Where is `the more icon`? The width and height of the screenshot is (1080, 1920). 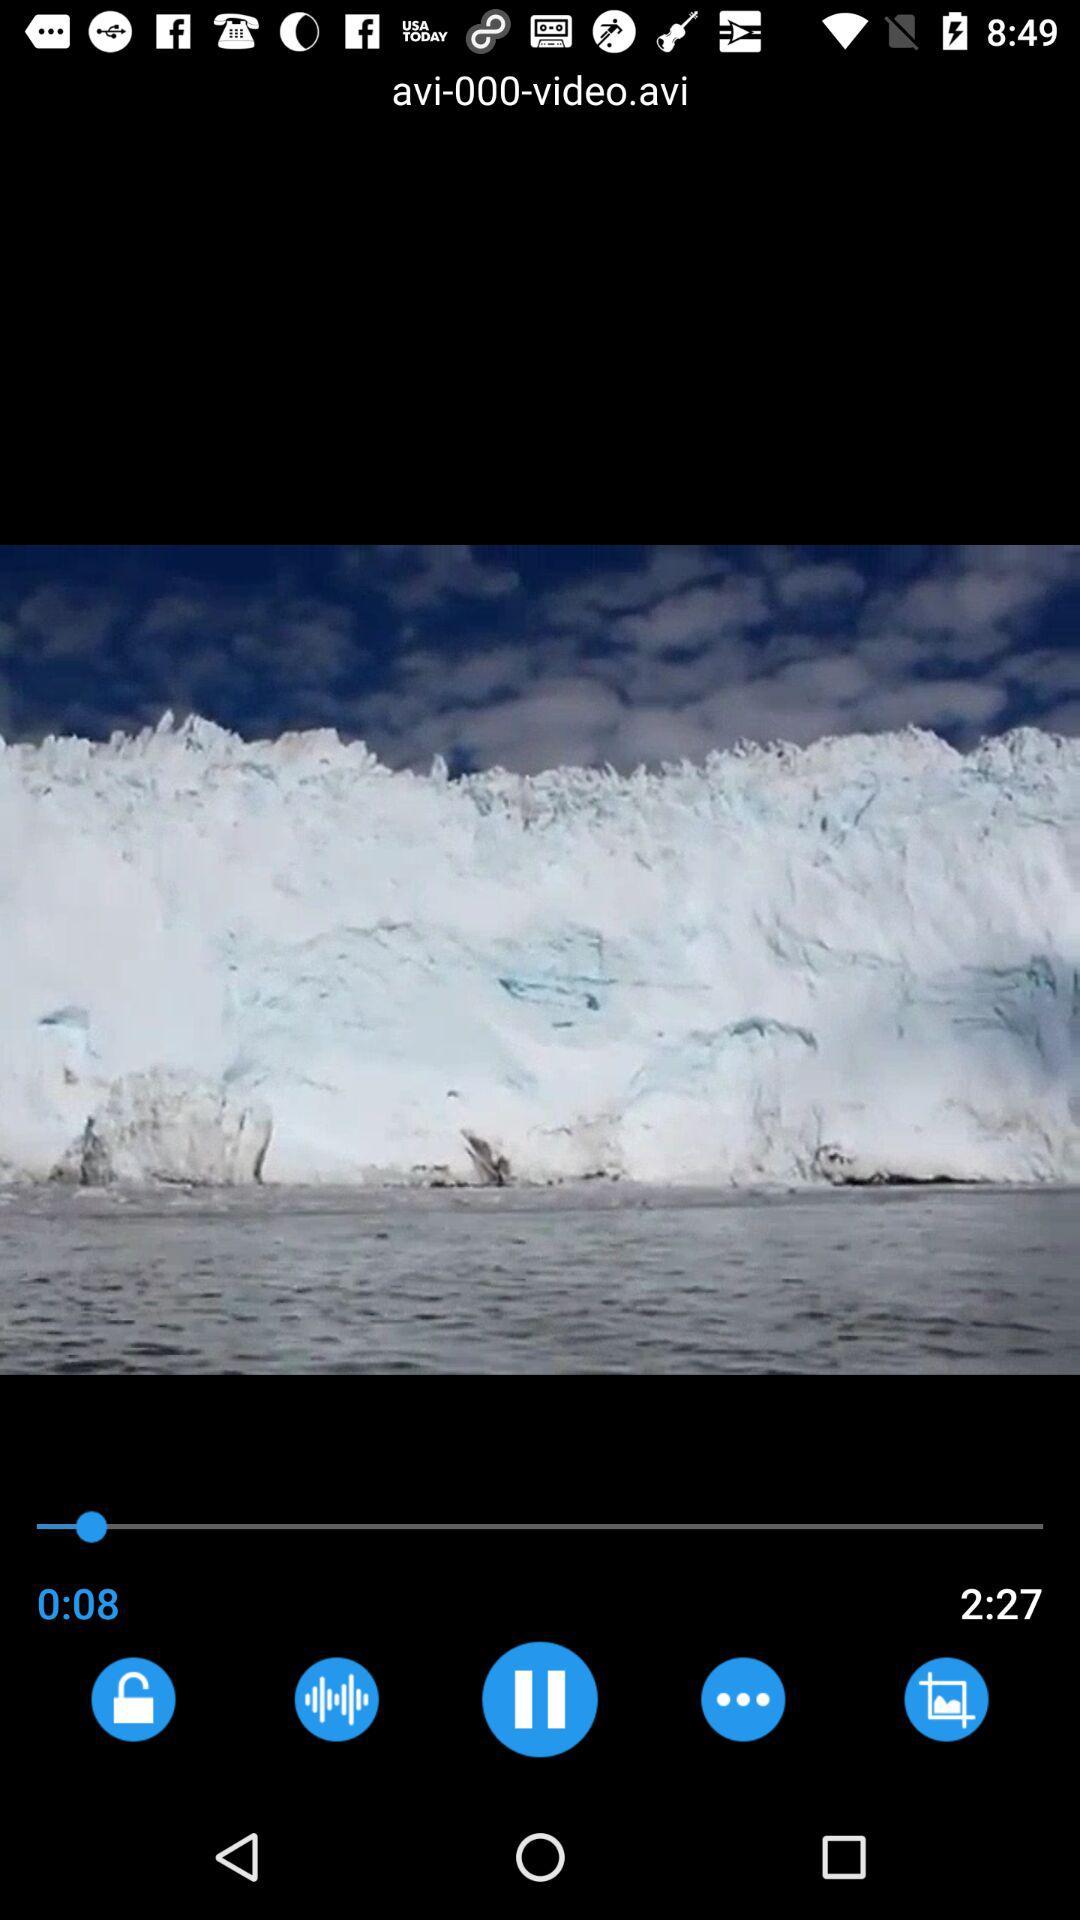
the more icon is located at coordinates (742, 1698).